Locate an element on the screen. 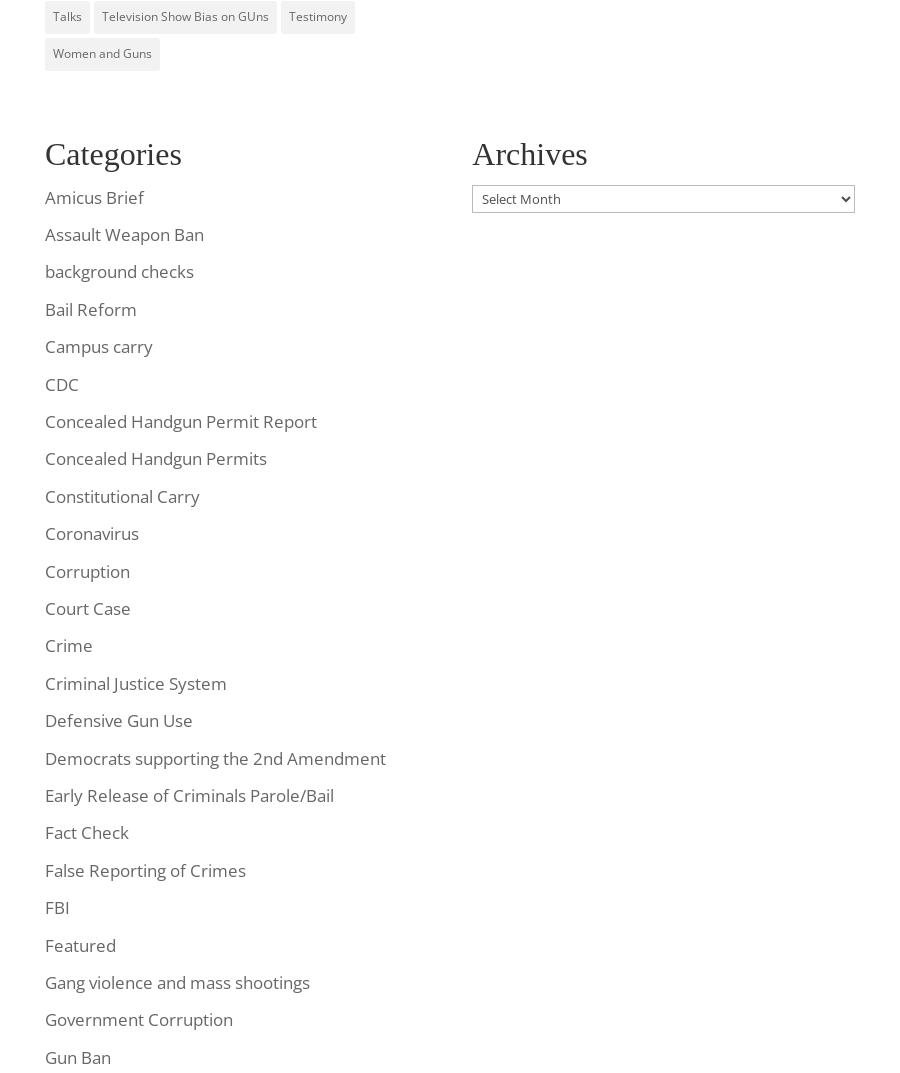  'Gun Ban' is located at coordinates (44, 1056).